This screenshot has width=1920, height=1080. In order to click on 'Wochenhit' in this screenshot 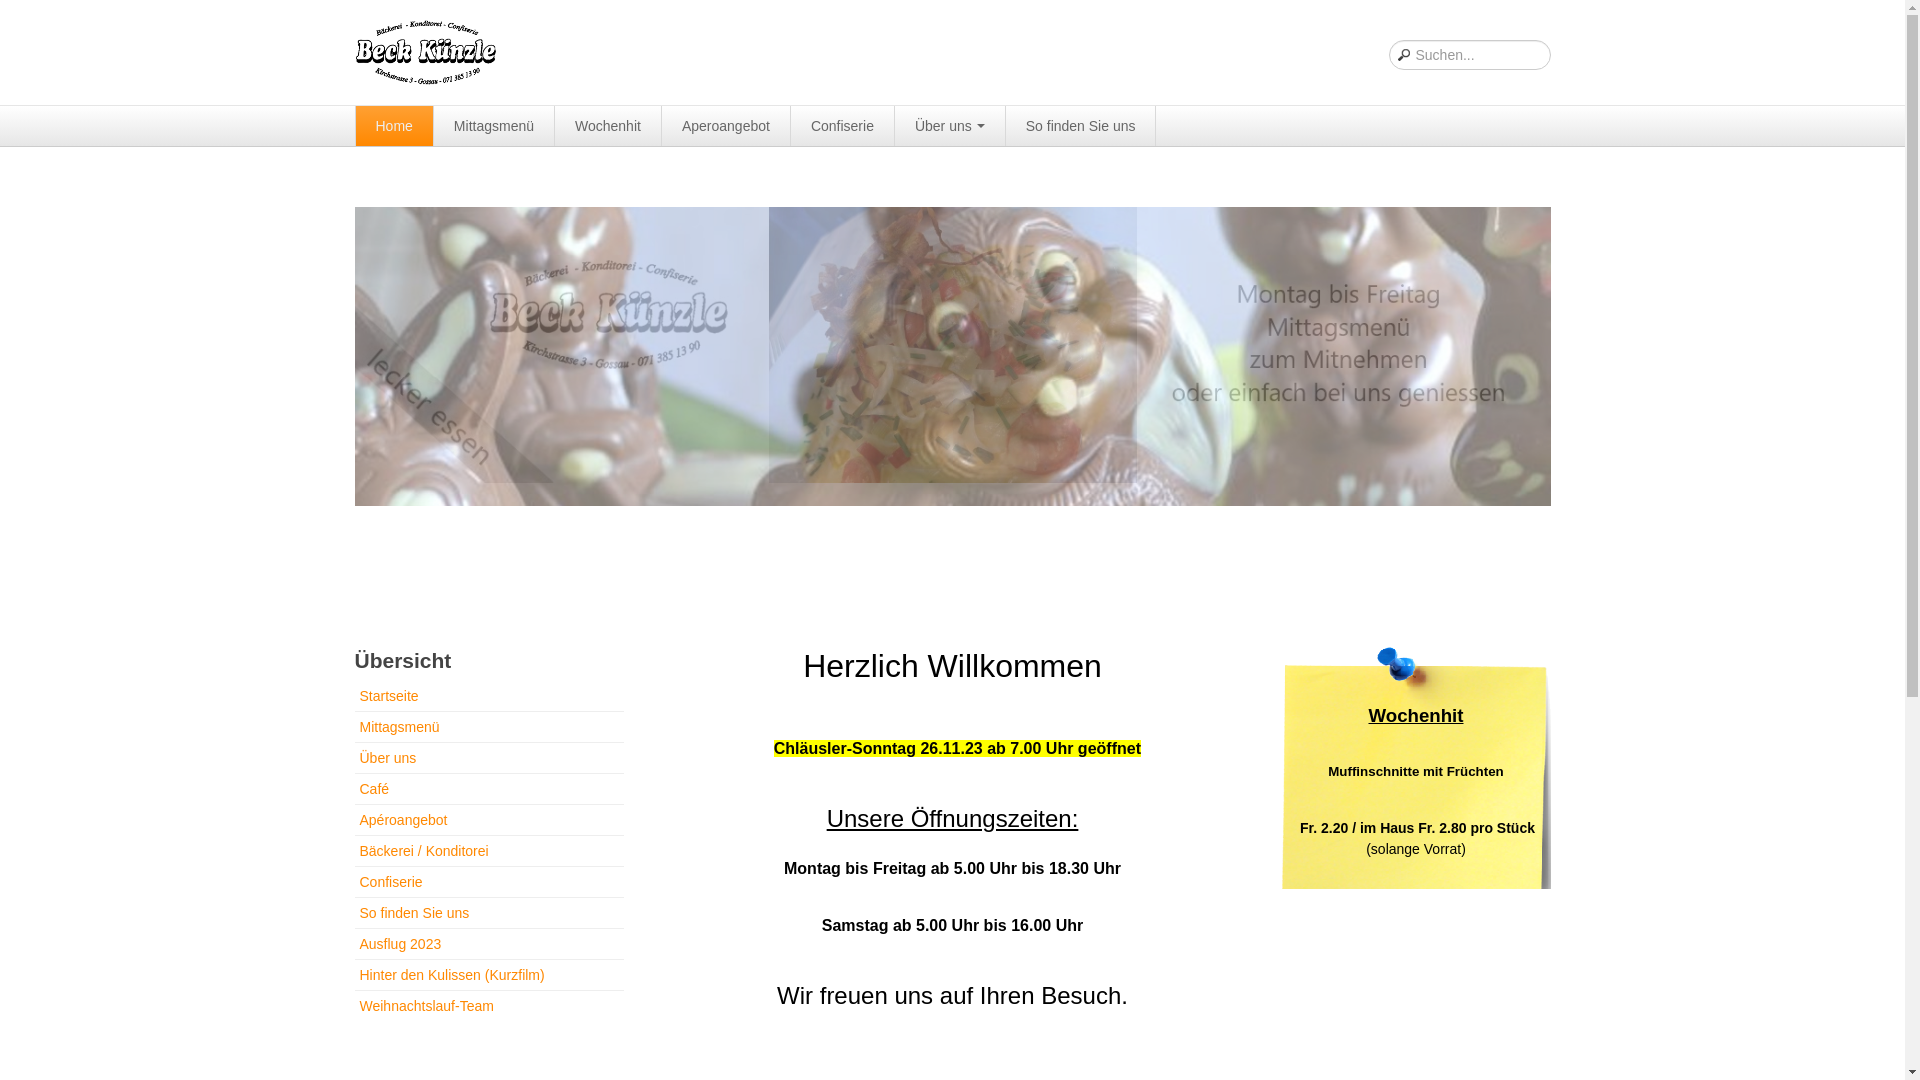, I will do `click(607, 126)`.